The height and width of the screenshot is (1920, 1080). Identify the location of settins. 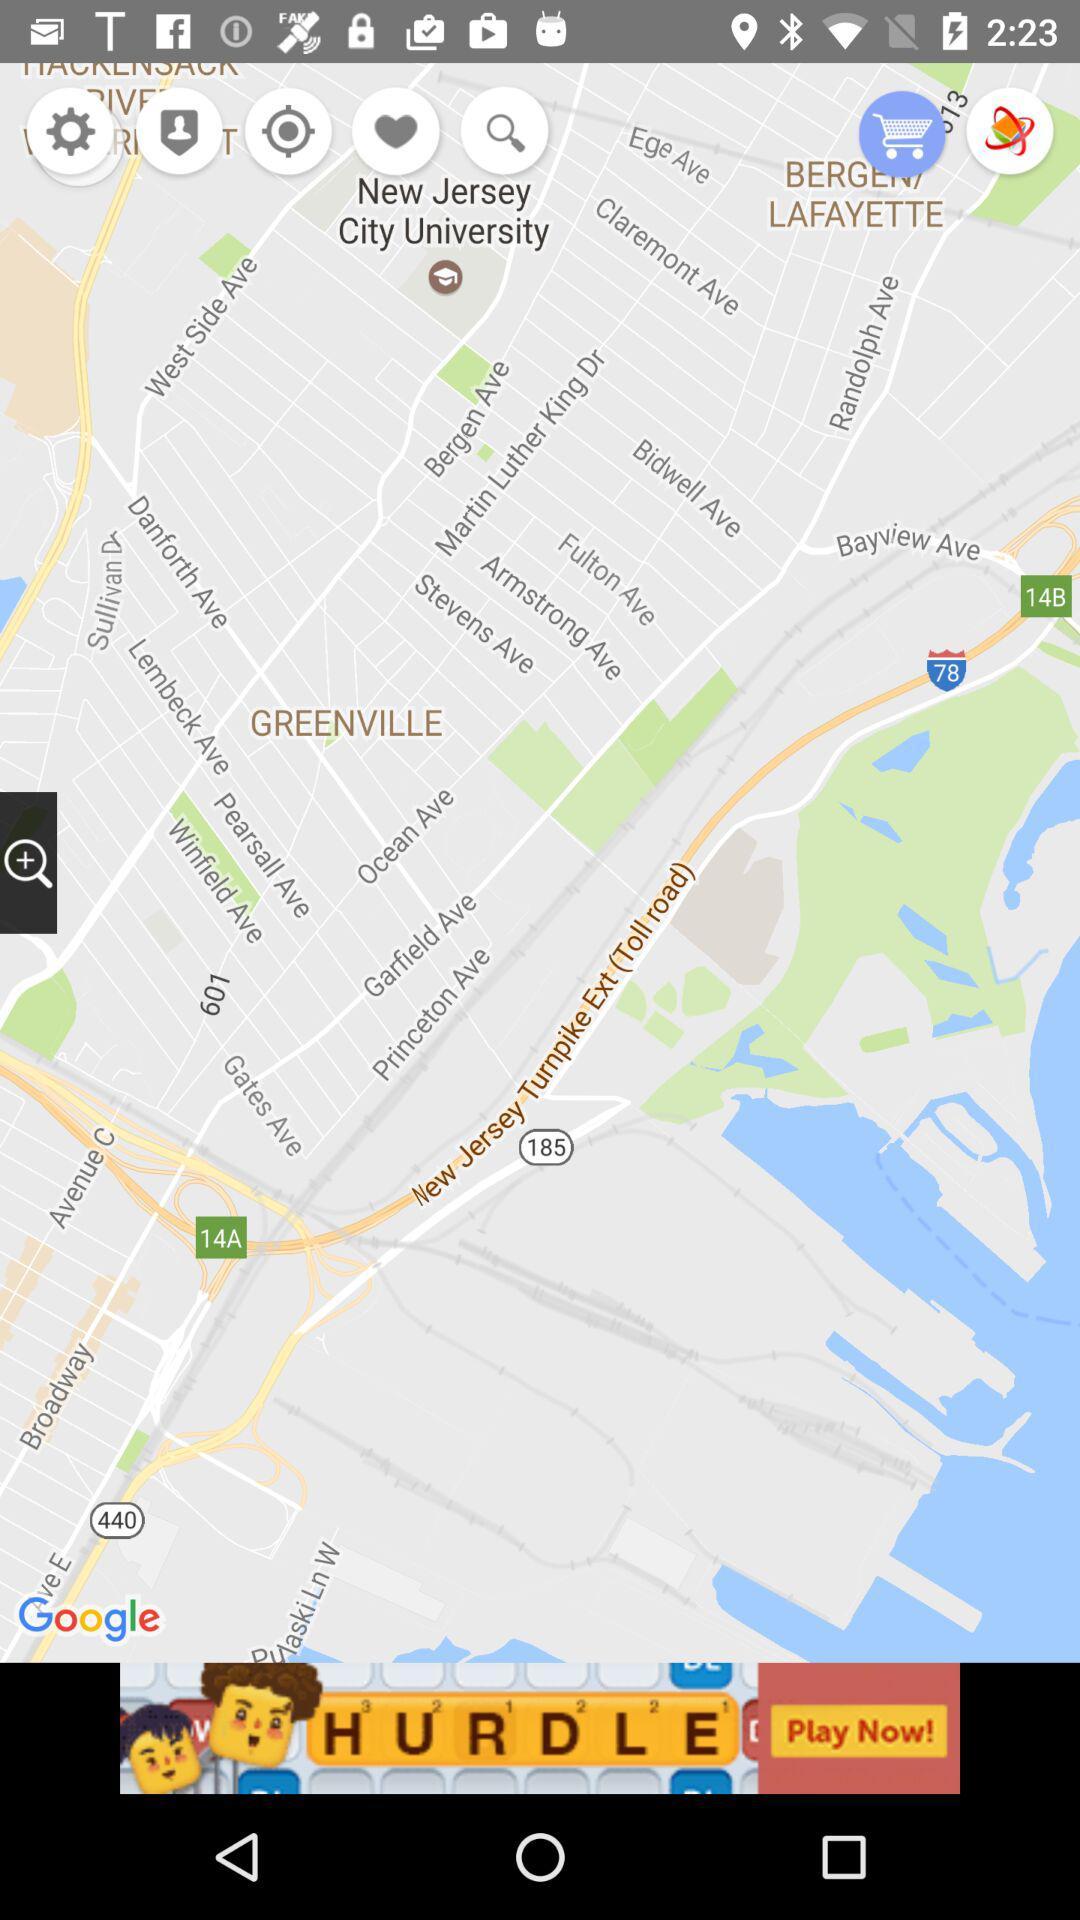
(69, 132).